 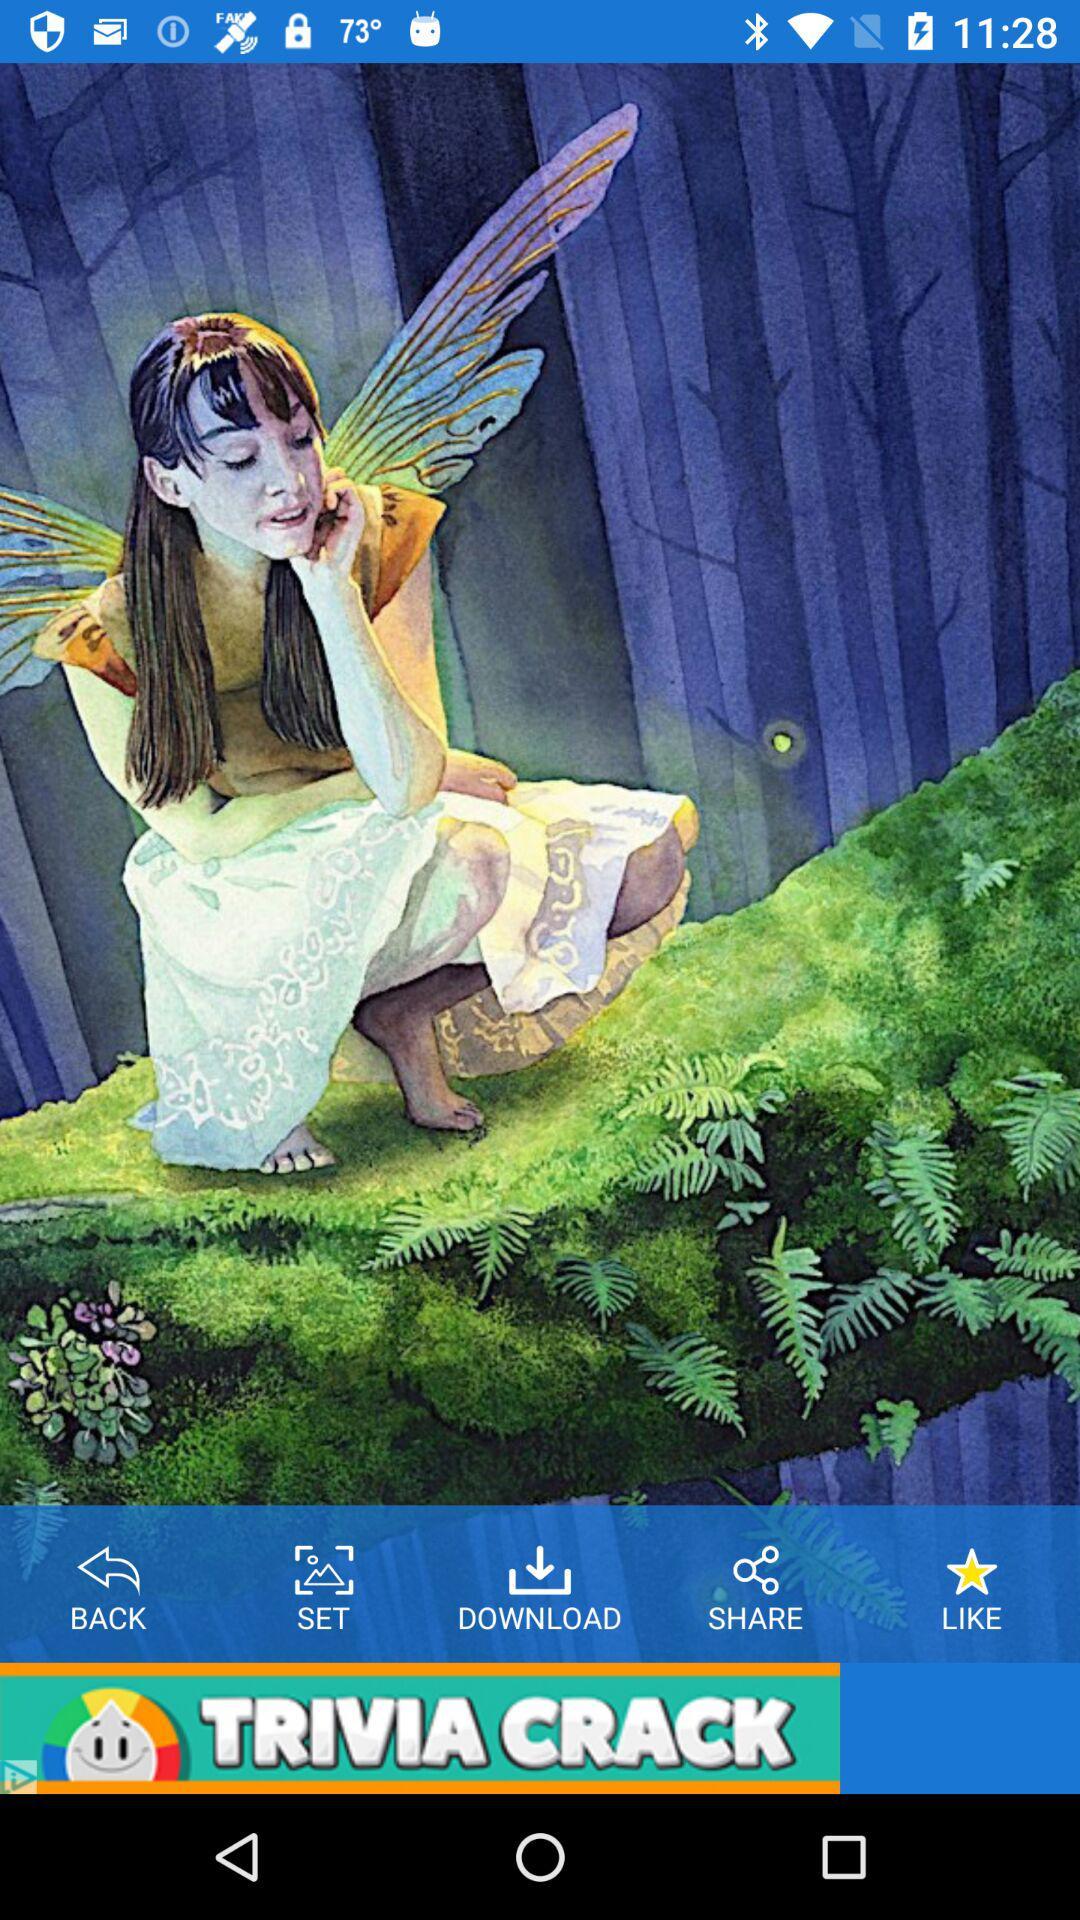 I want to click on the reply icon, so click(x=108, y=1562).